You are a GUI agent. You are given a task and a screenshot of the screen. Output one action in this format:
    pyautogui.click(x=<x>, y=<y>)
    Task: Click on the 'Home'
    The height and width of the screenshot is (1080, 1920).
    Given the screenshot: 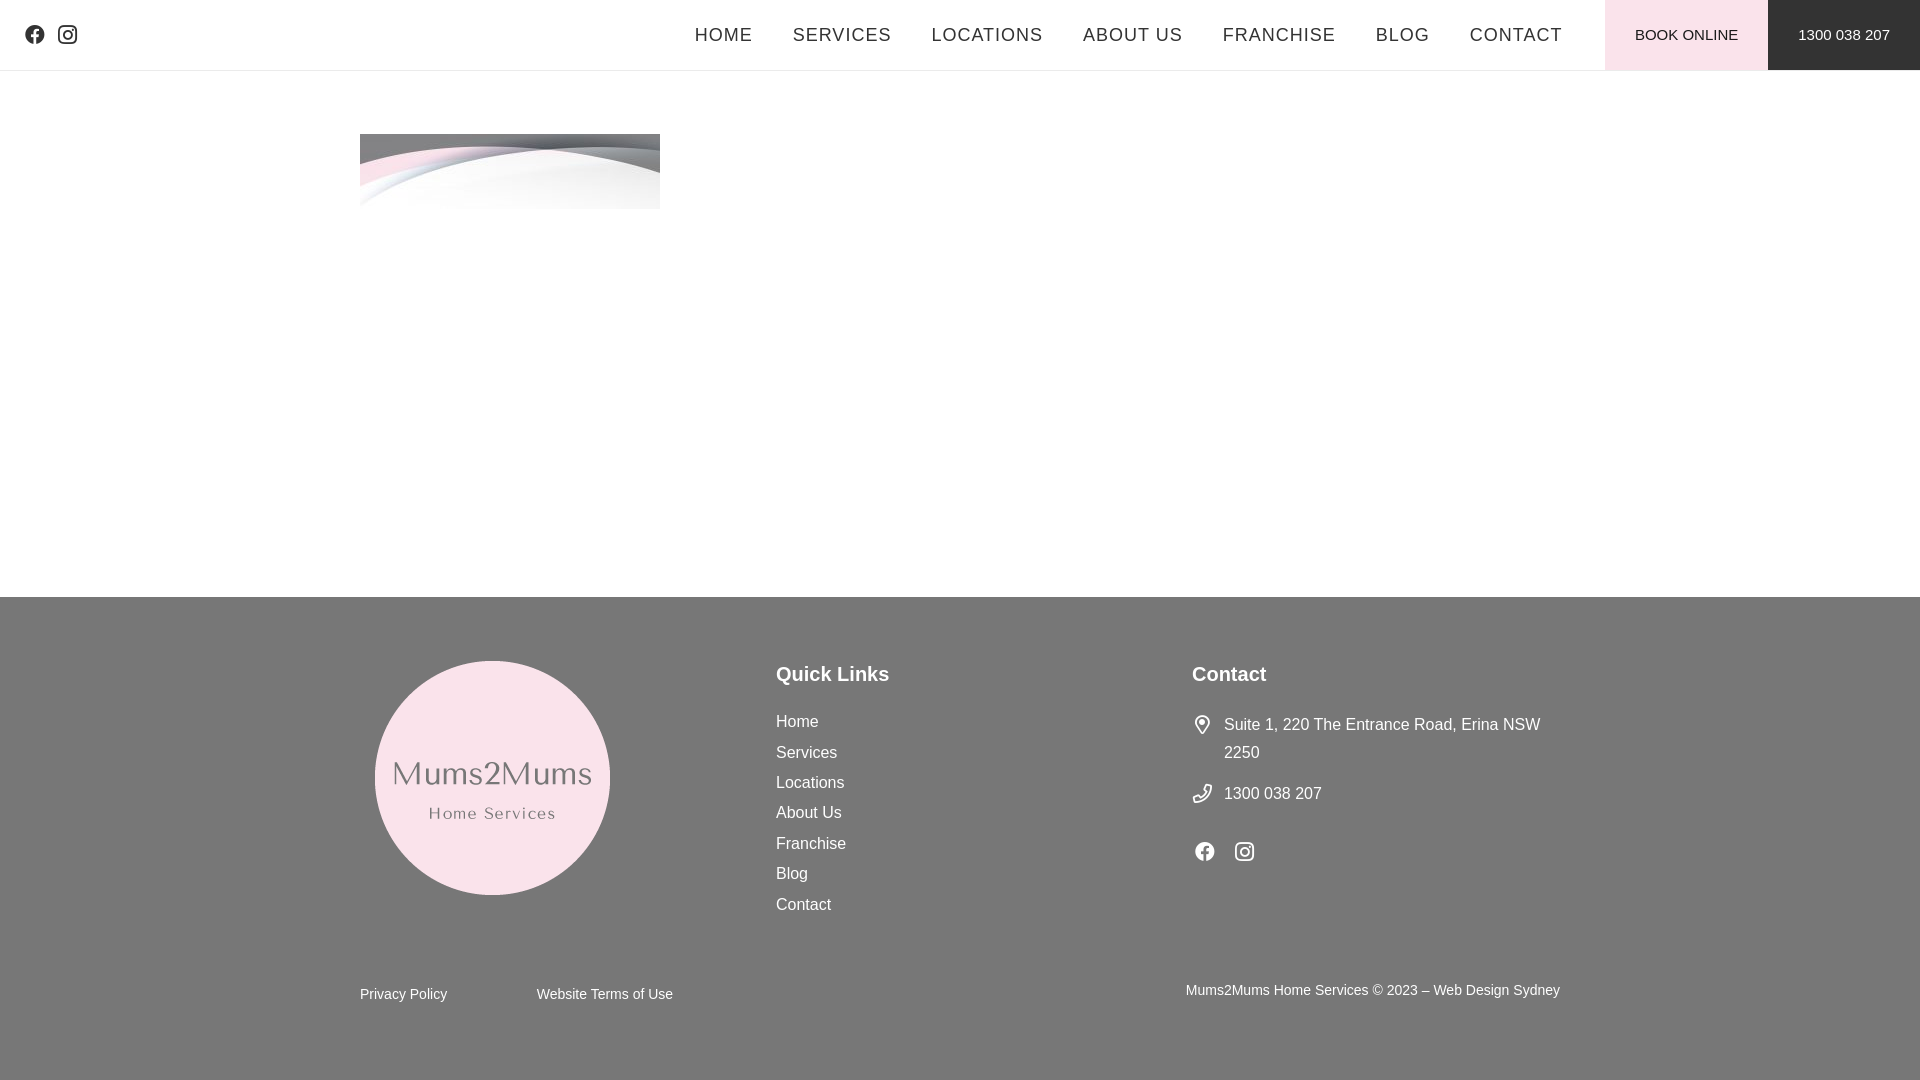 What is the action you would take?
    pyautogui.click(x=796, y=721)
    